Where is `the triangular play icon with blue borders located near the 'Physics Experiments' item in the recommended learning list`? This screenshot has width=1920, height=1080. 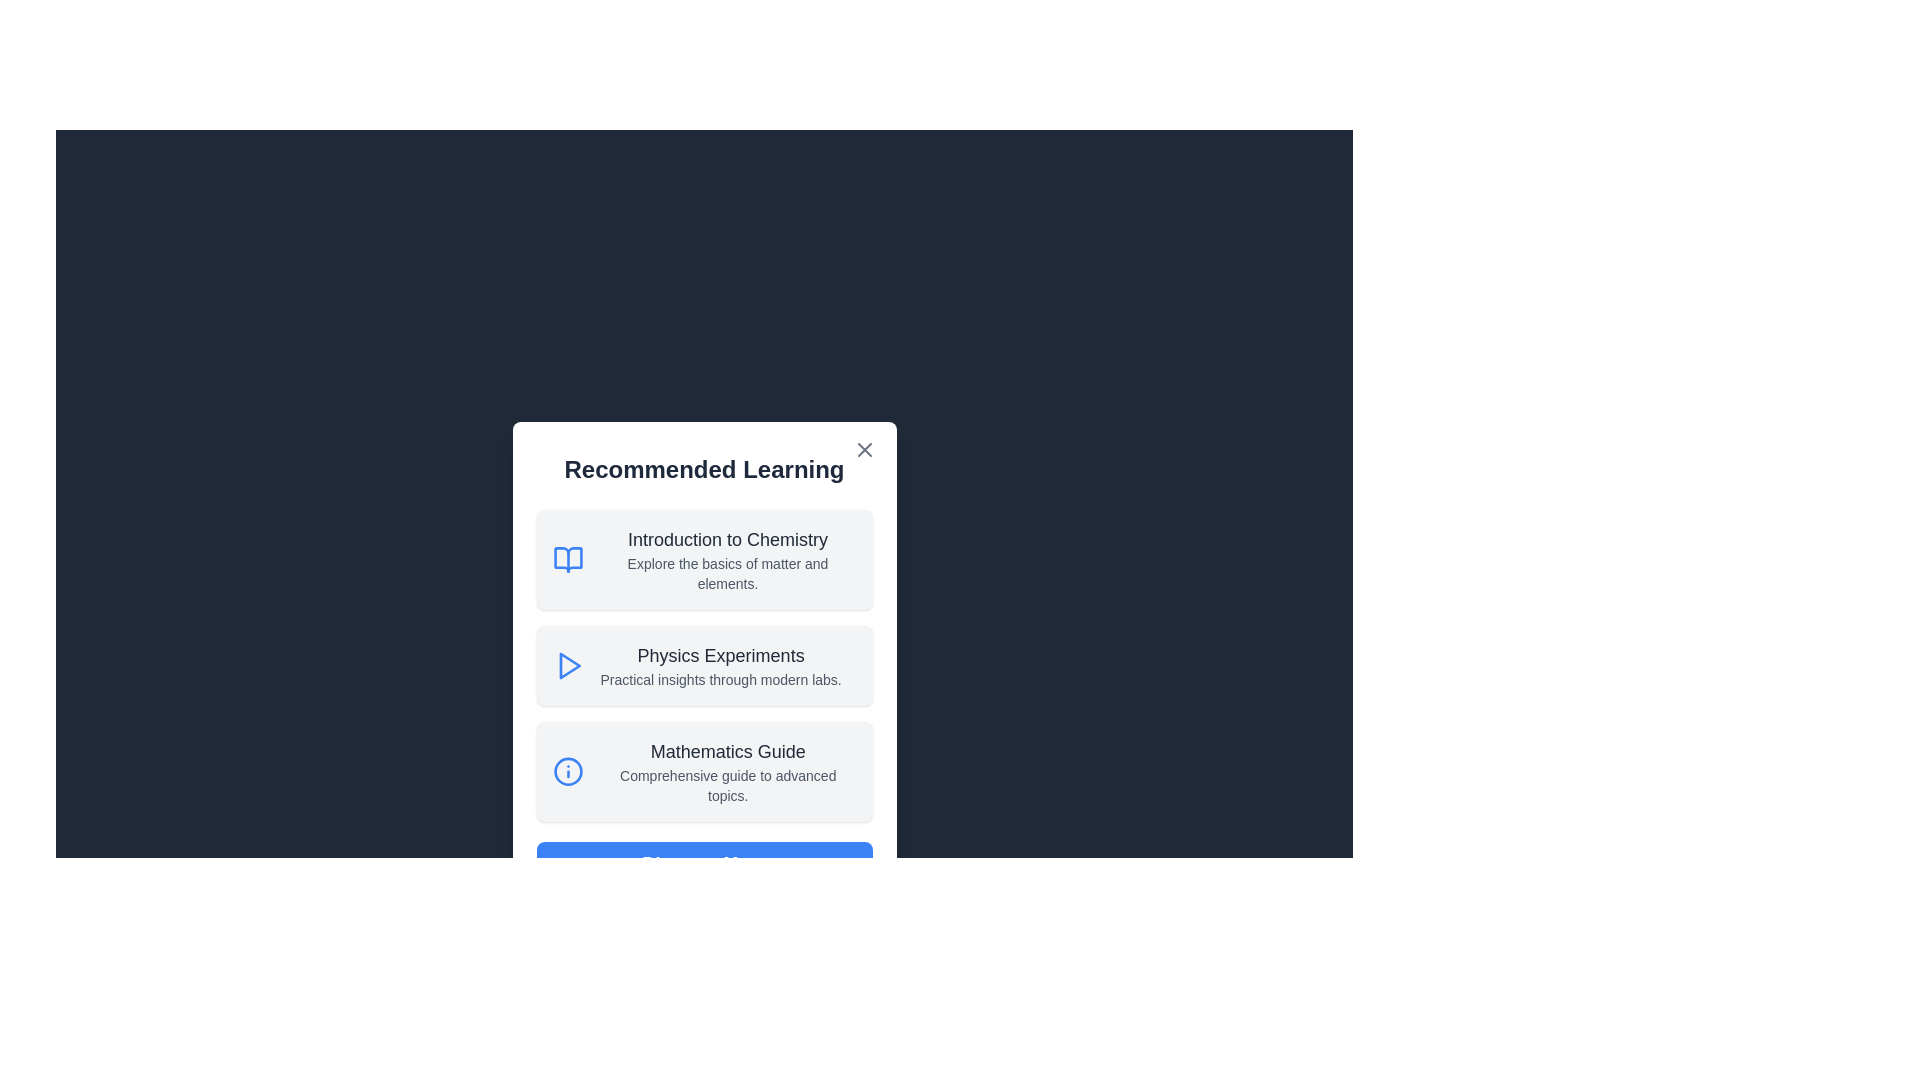
the triangular play icon with blue borders located near the 'Physics Experiments' item in the recommended learning list is located at coordinates (568, 666).